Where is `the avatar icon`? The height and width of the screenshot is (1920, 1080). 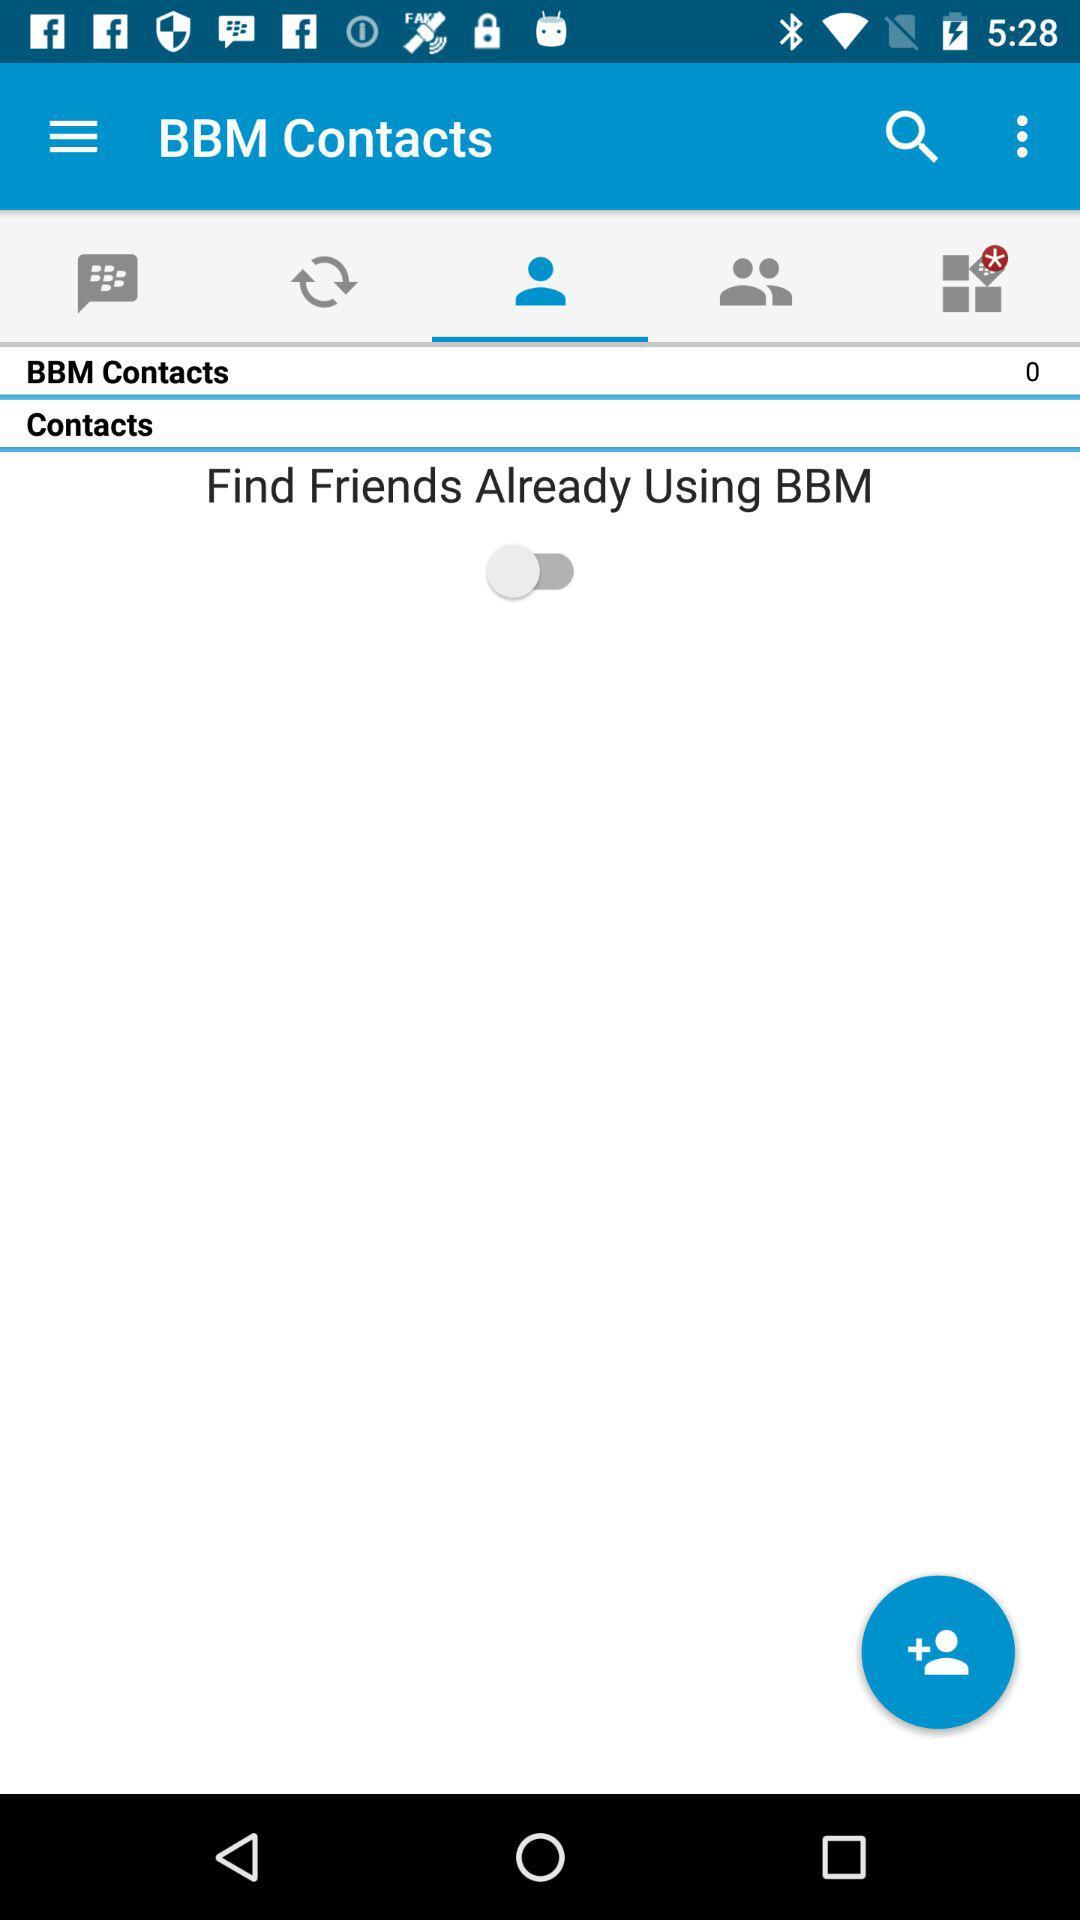
the avatar icon is located at coordinates (540, 280).